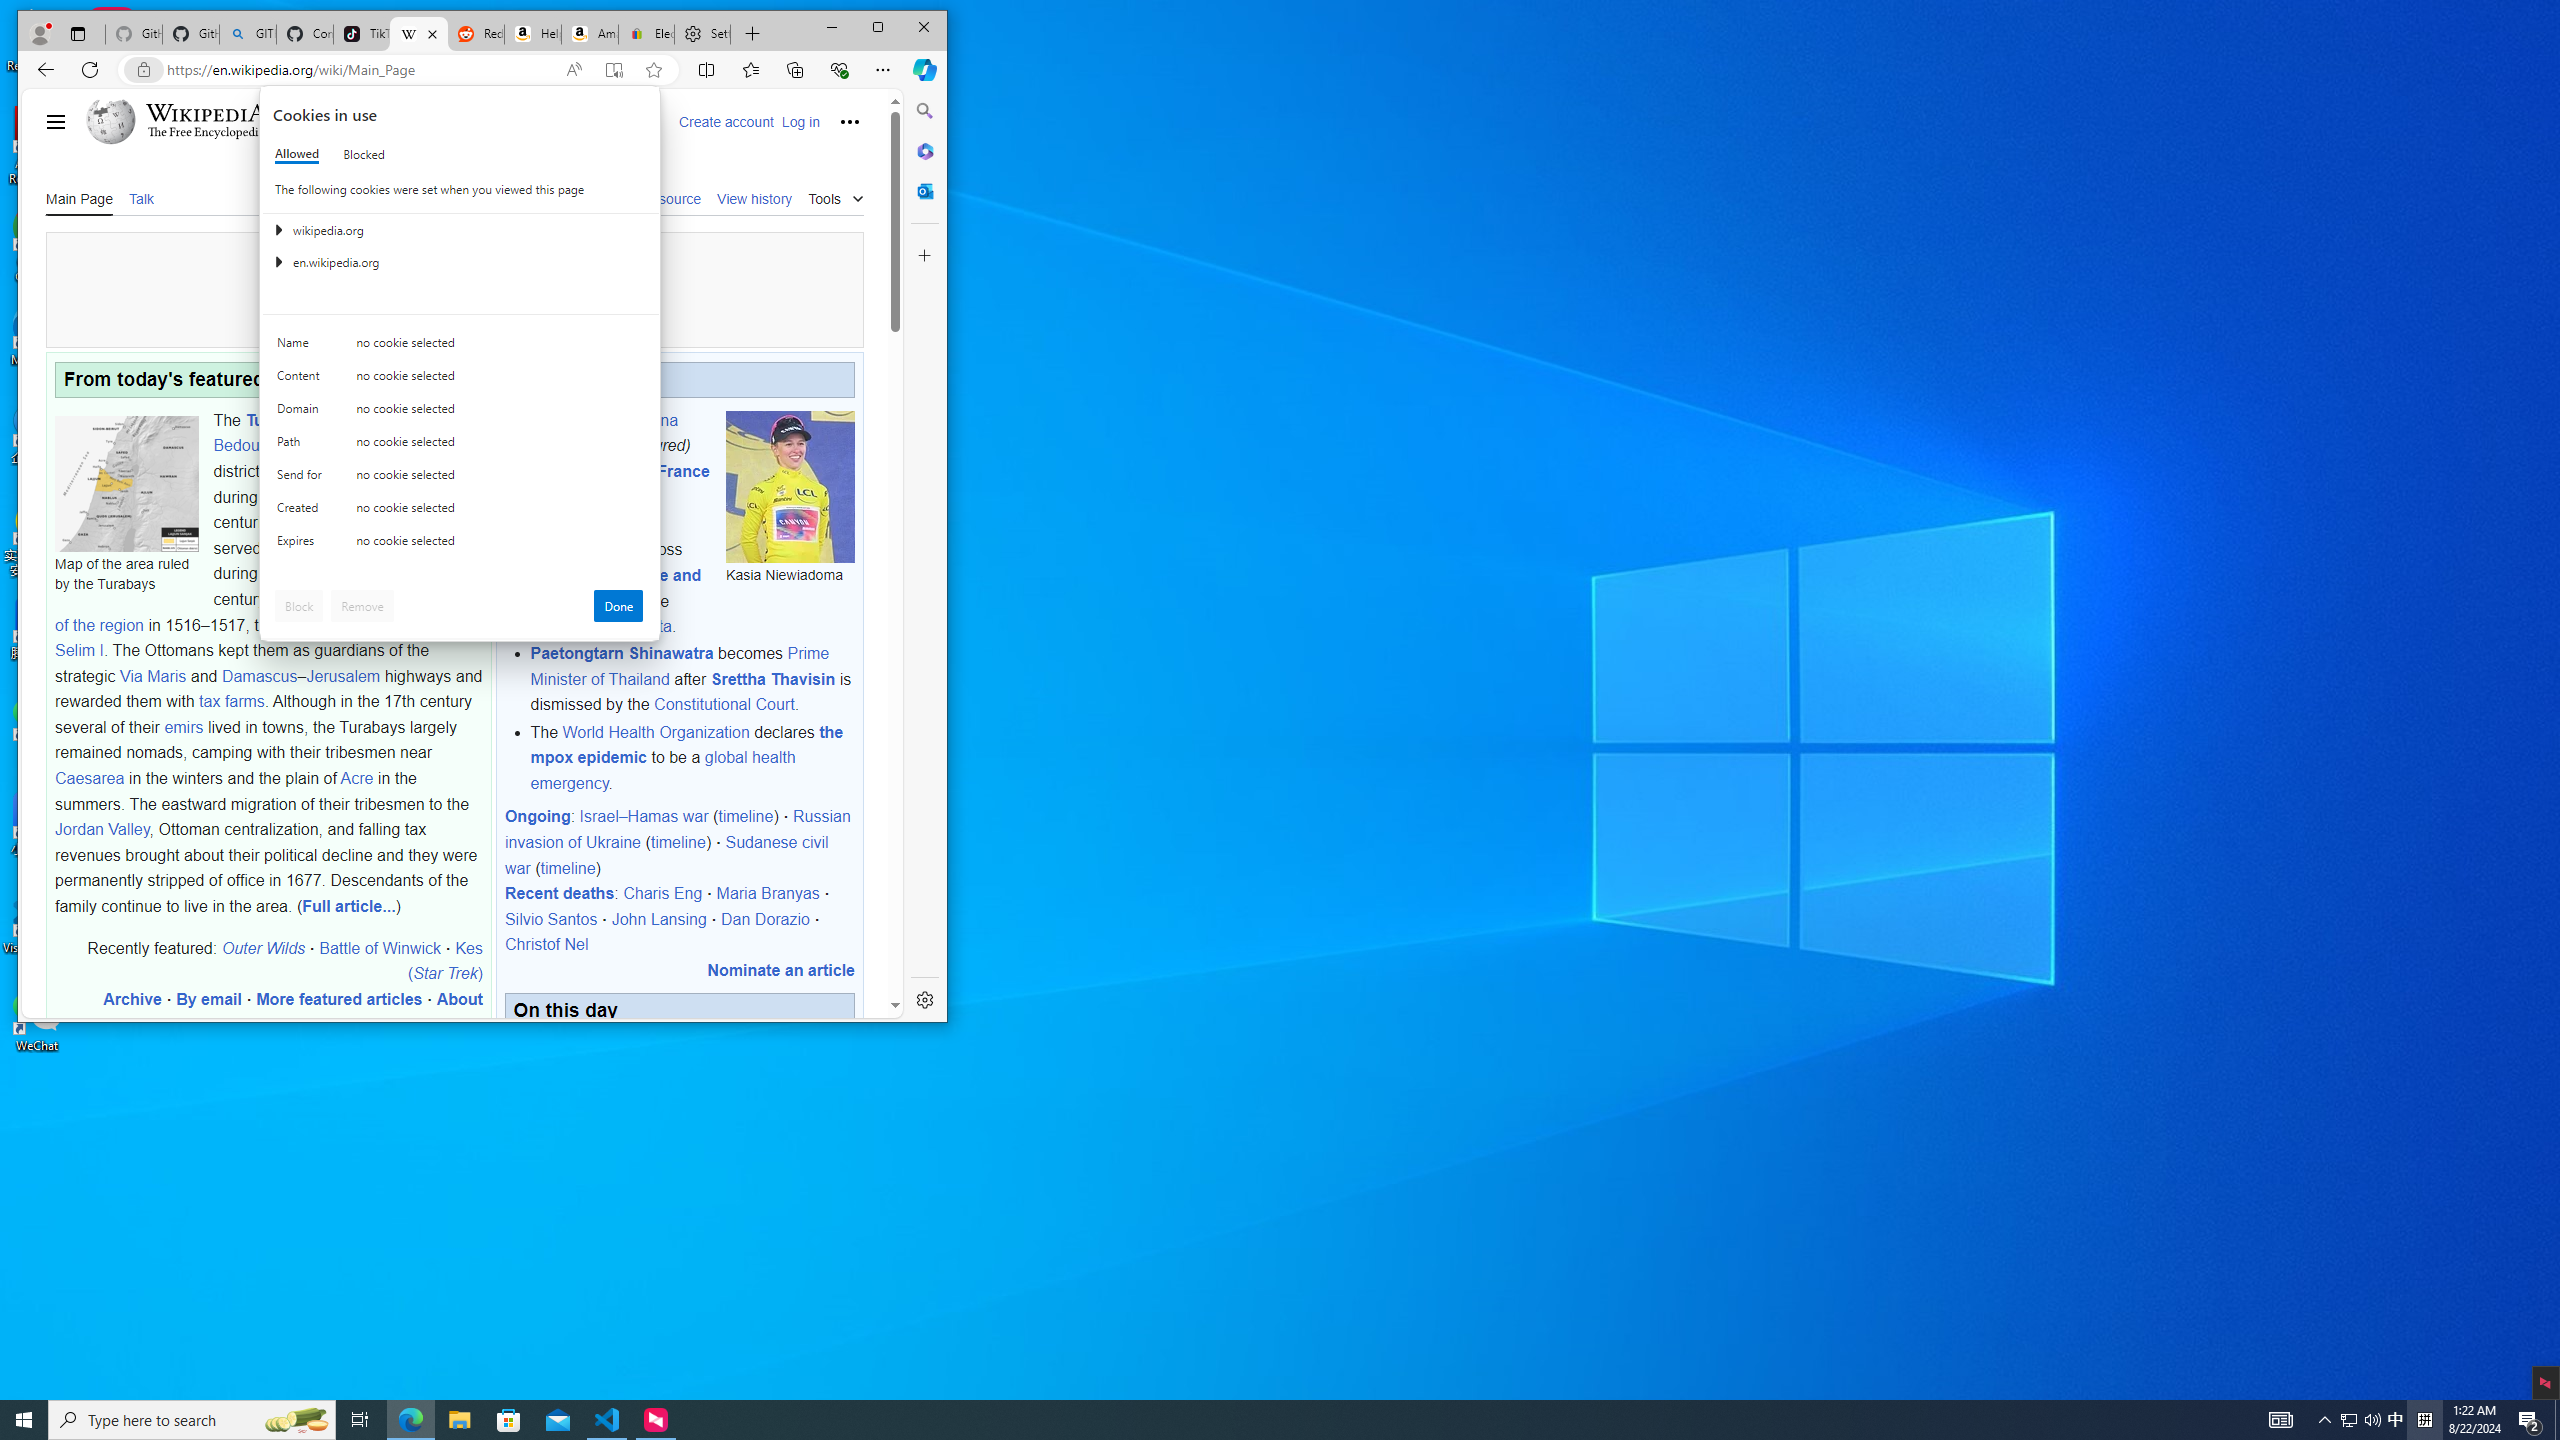 The width and height of the screenshot is (2560, 1440). Describe the element at coordinates (302, 445) in the screenshot. I see `'Path'` at that location.